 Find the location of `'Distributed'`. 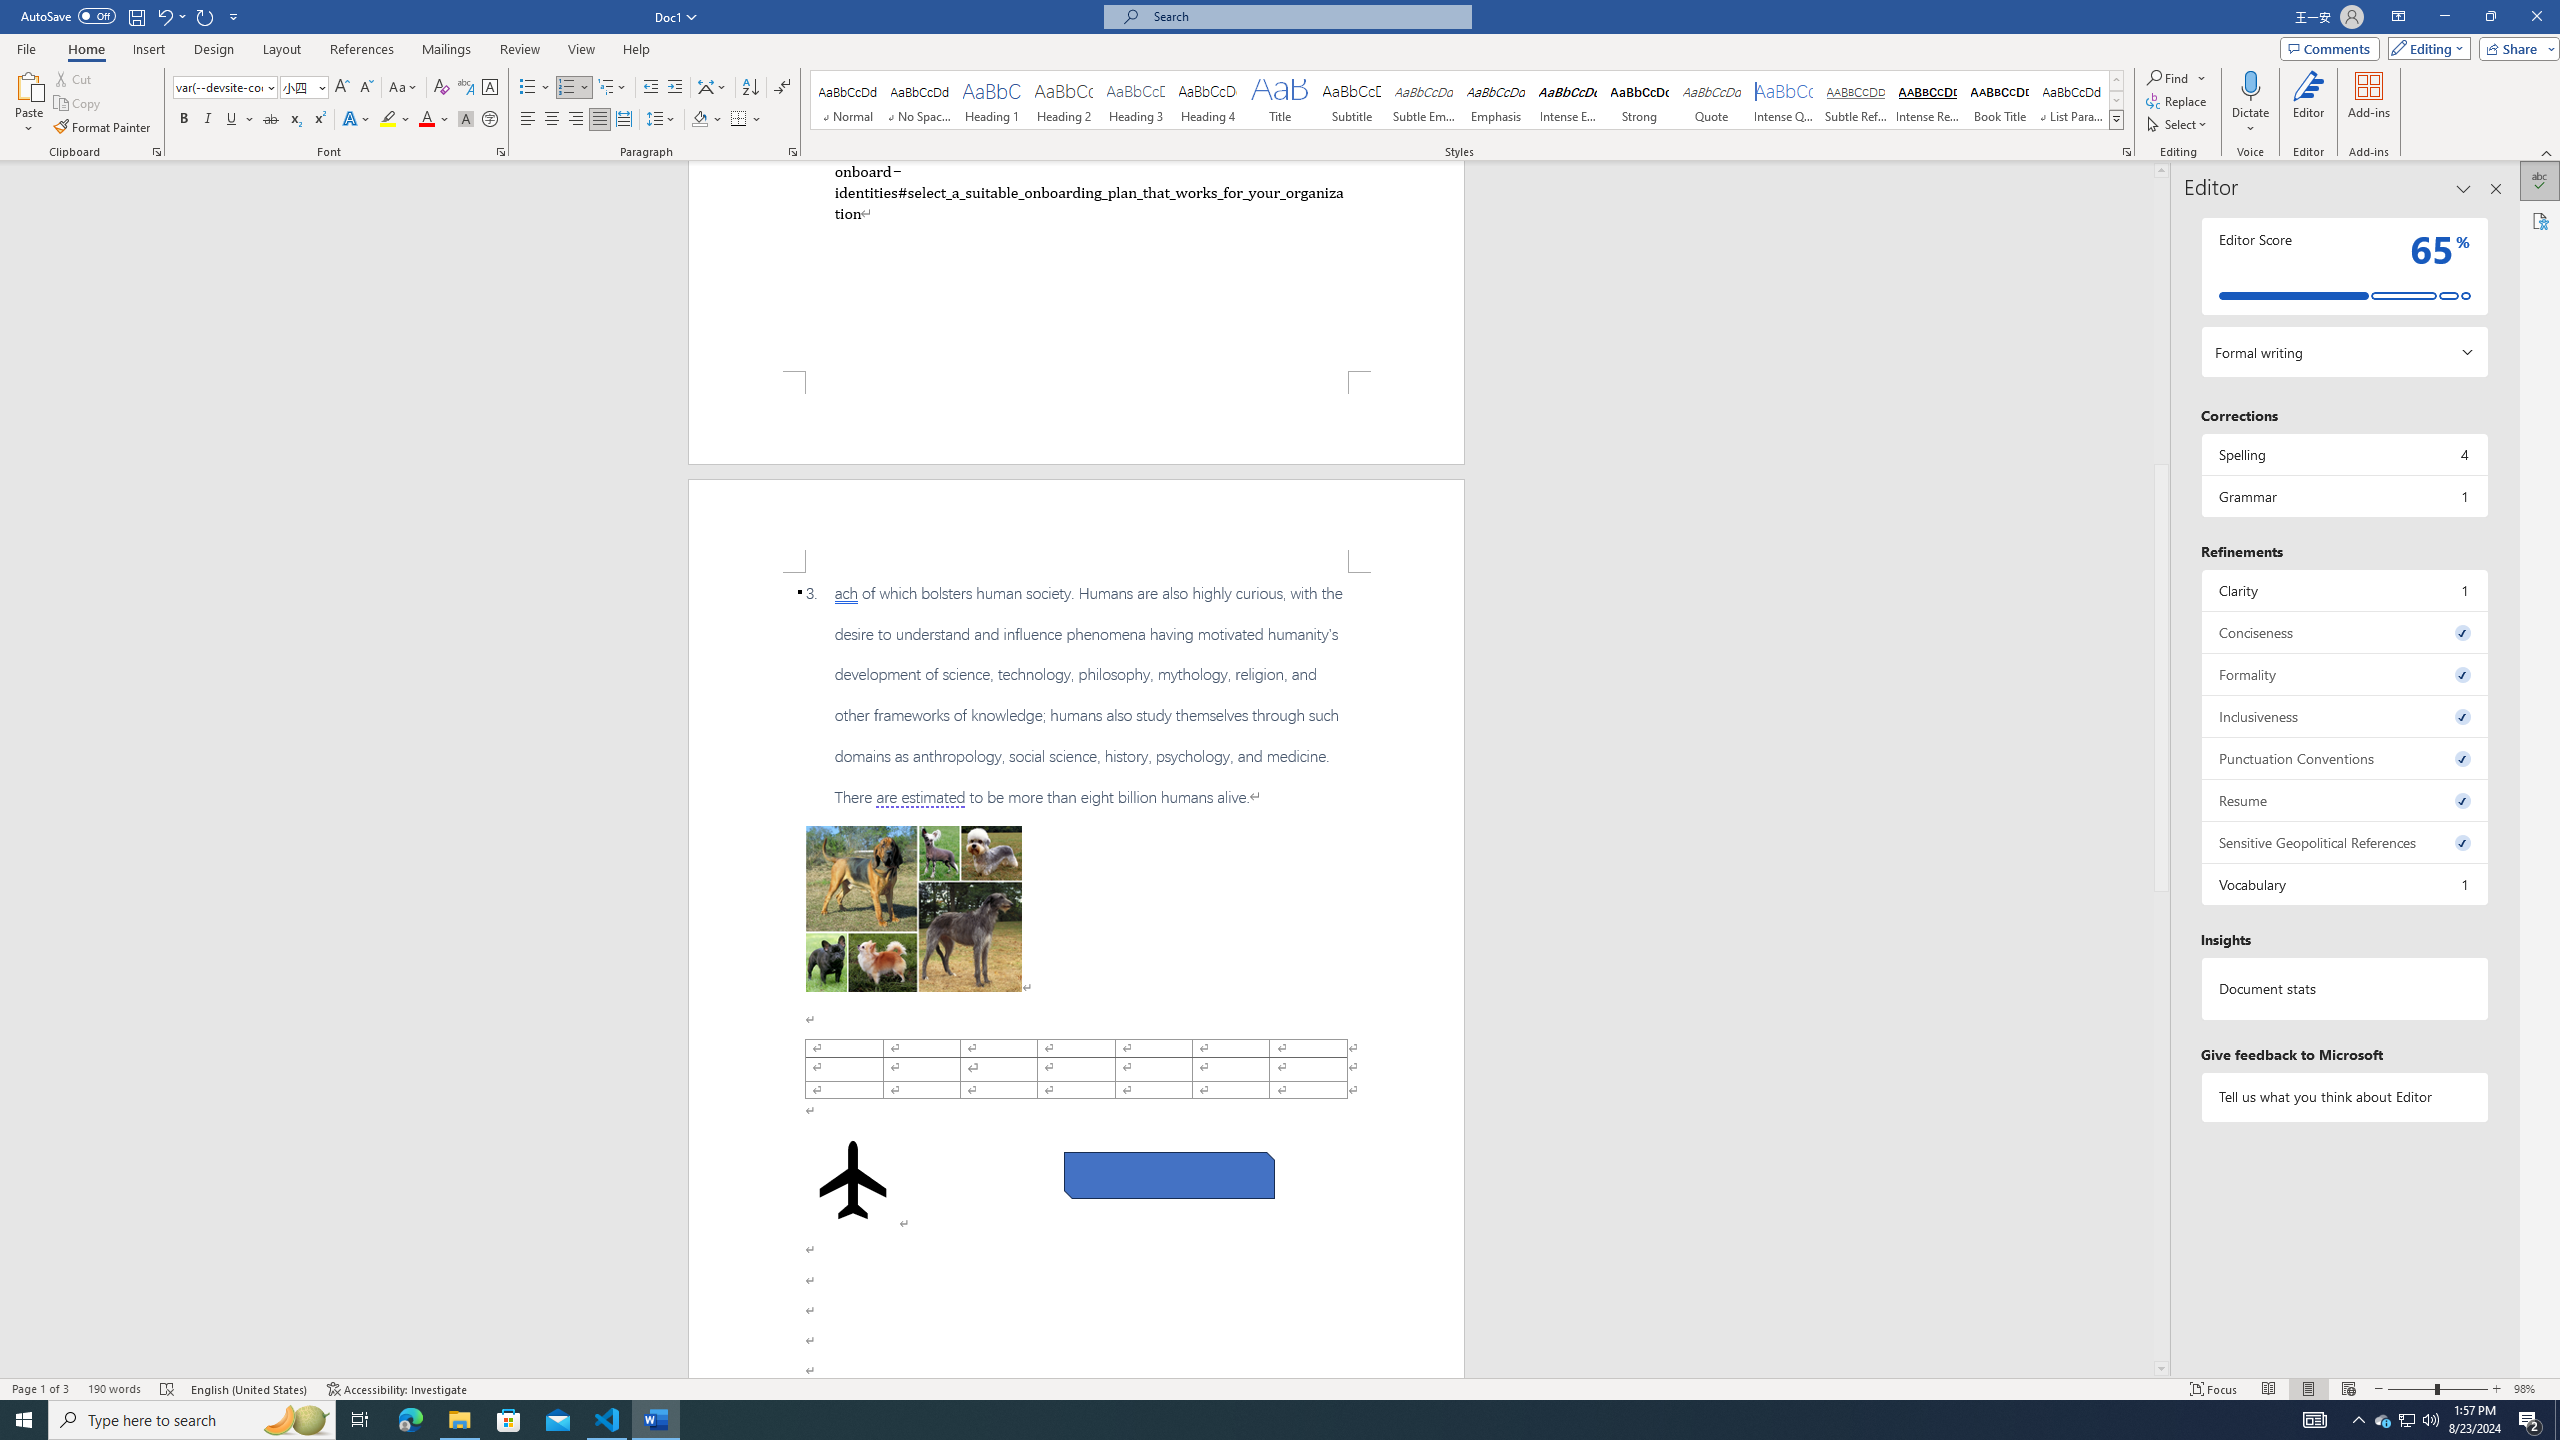

'Distributed' is located at coordinates (623, 118).